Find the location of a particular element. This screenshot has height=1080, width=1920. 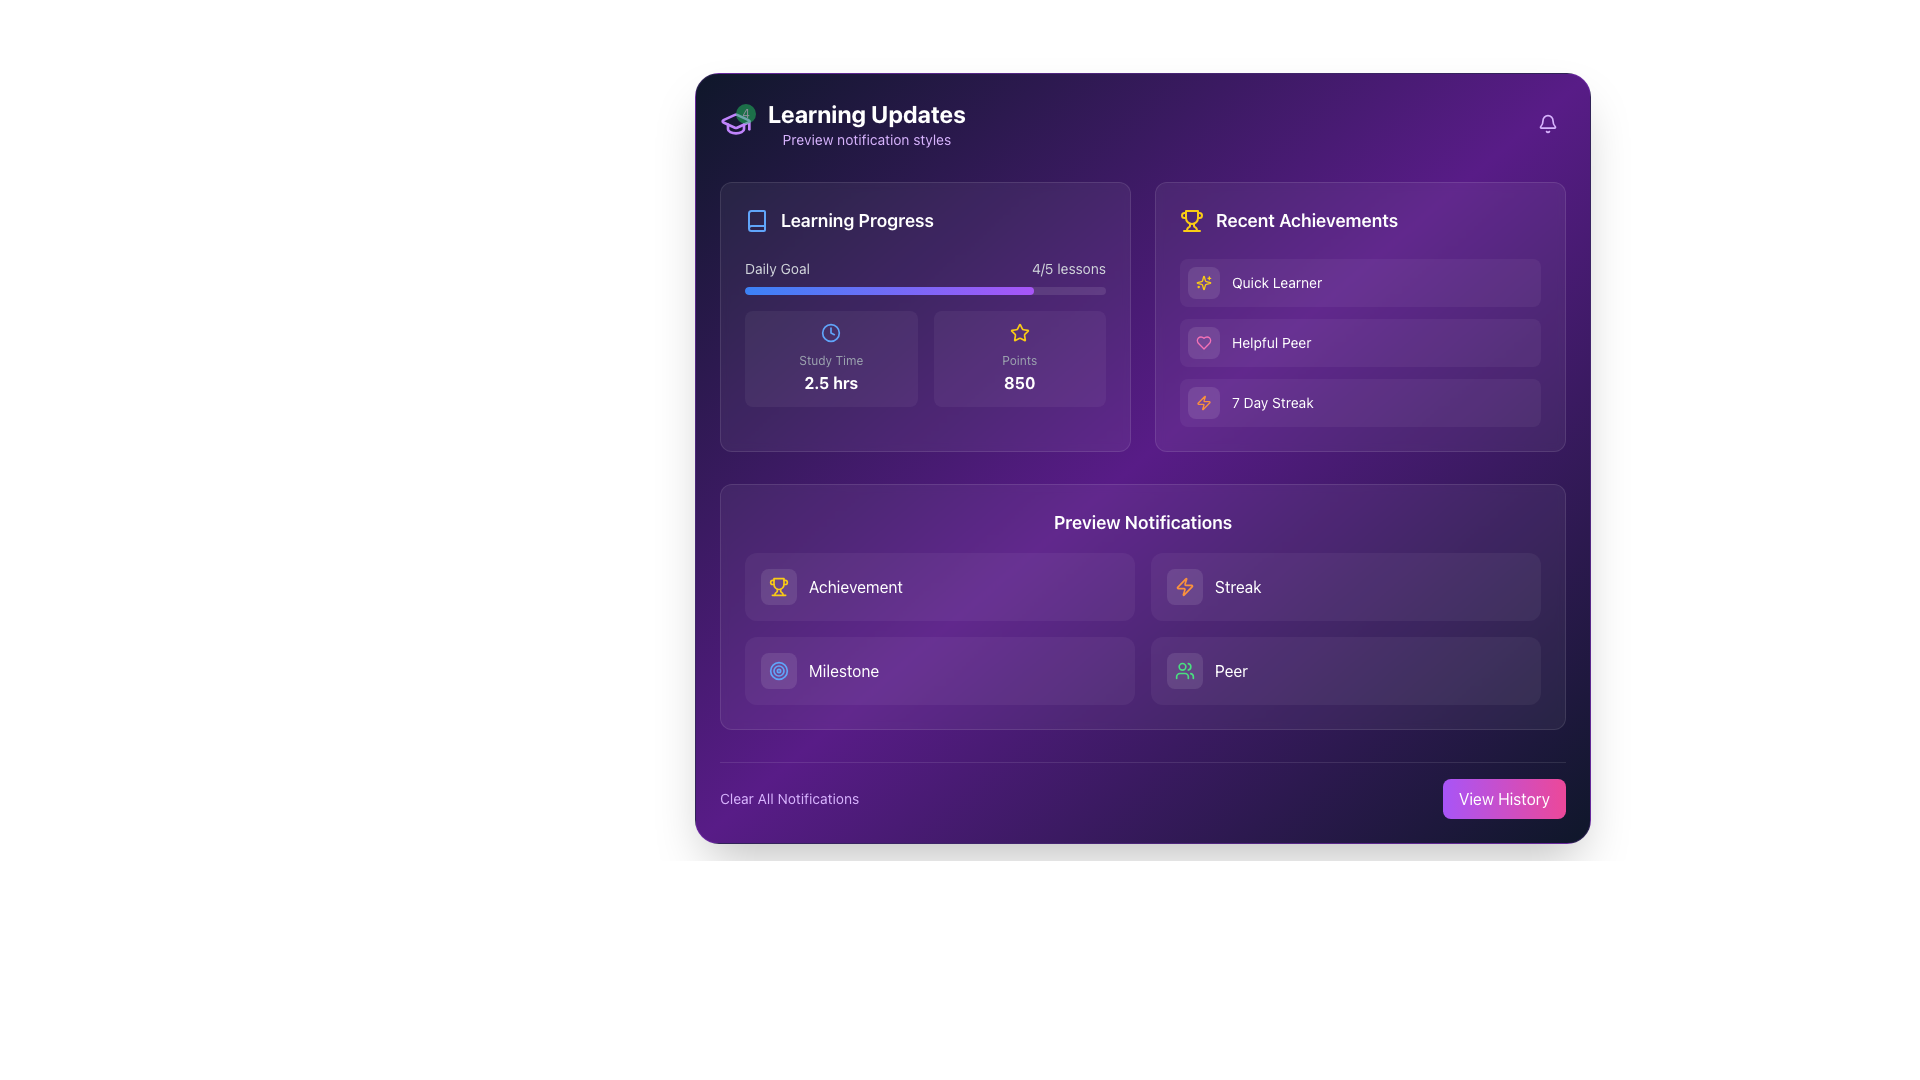

the informational Text label indicating the Daily Goal in the Learning Progress section, located near the progress '4/5 lessons' is located at coordinates (776, 268).